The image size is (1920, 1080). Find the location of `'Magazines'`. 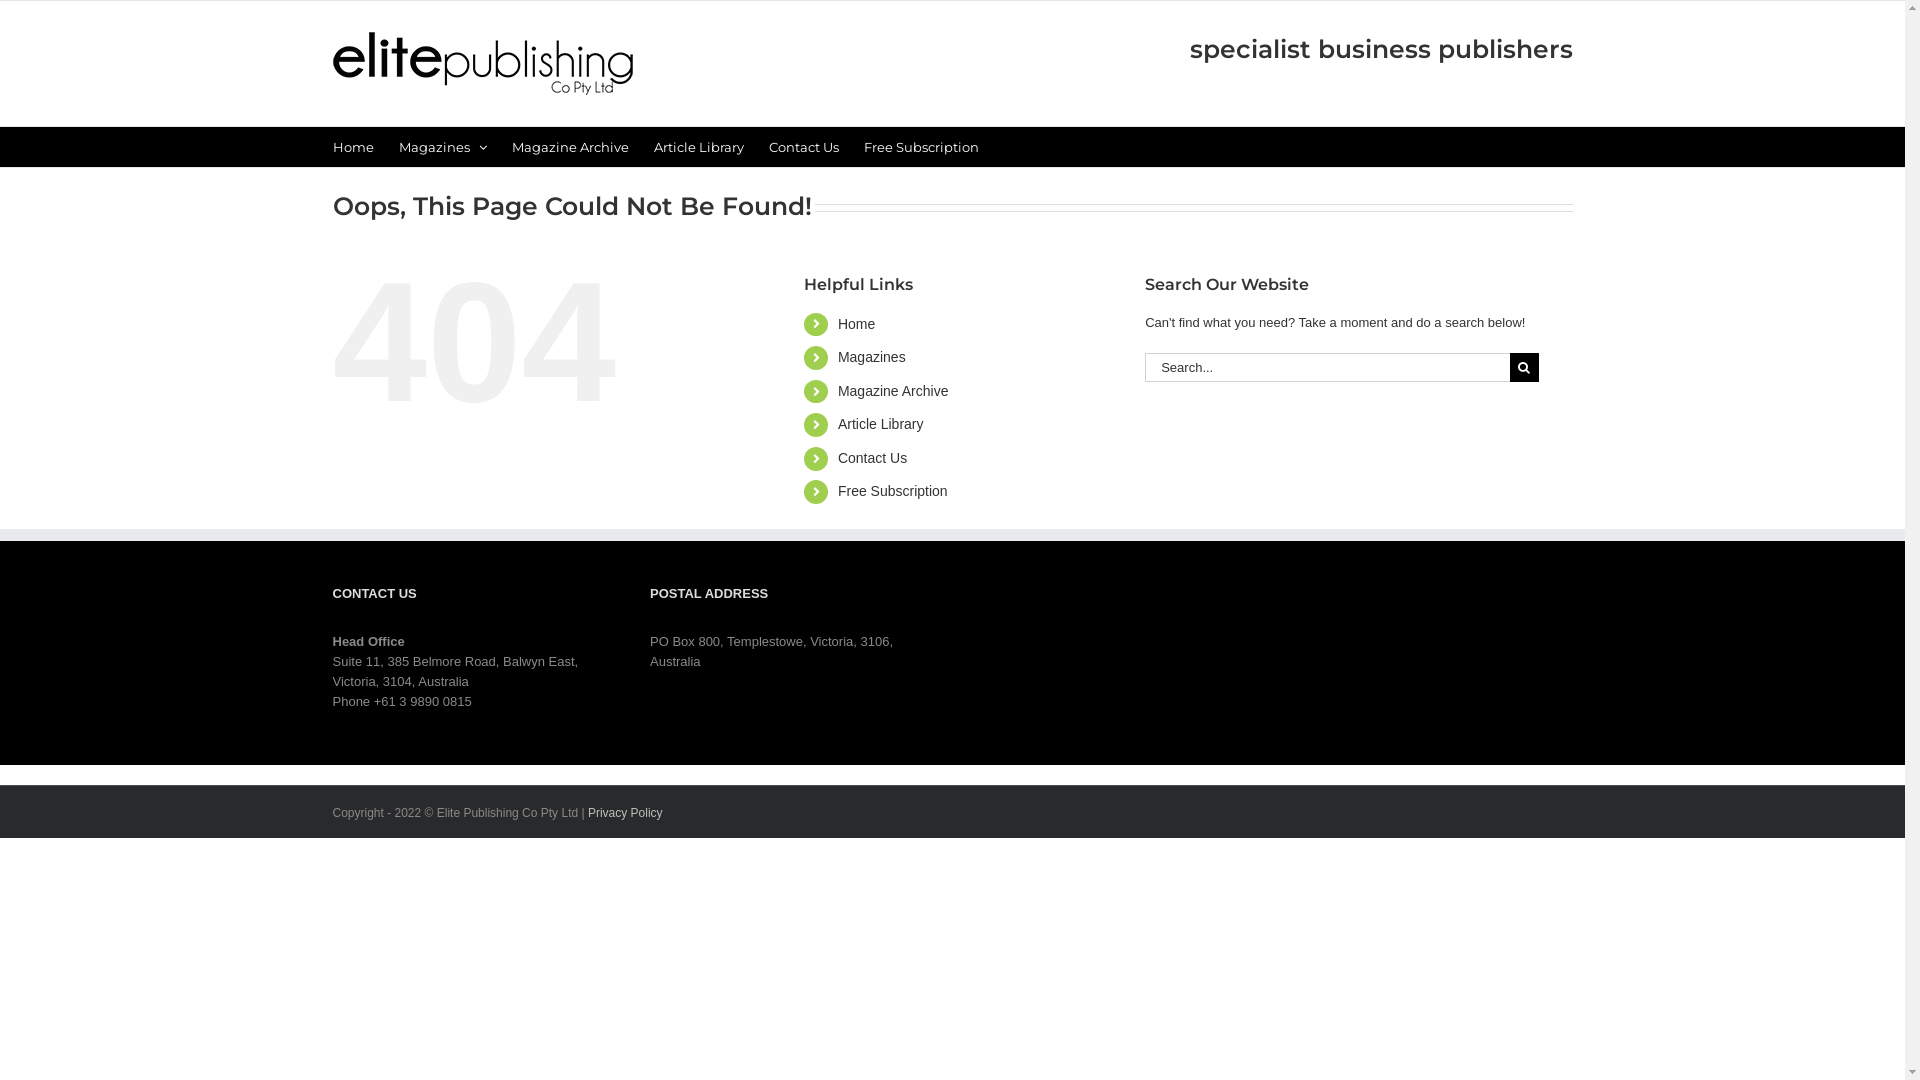

'Magazines' is located at coordinates (440, 145).